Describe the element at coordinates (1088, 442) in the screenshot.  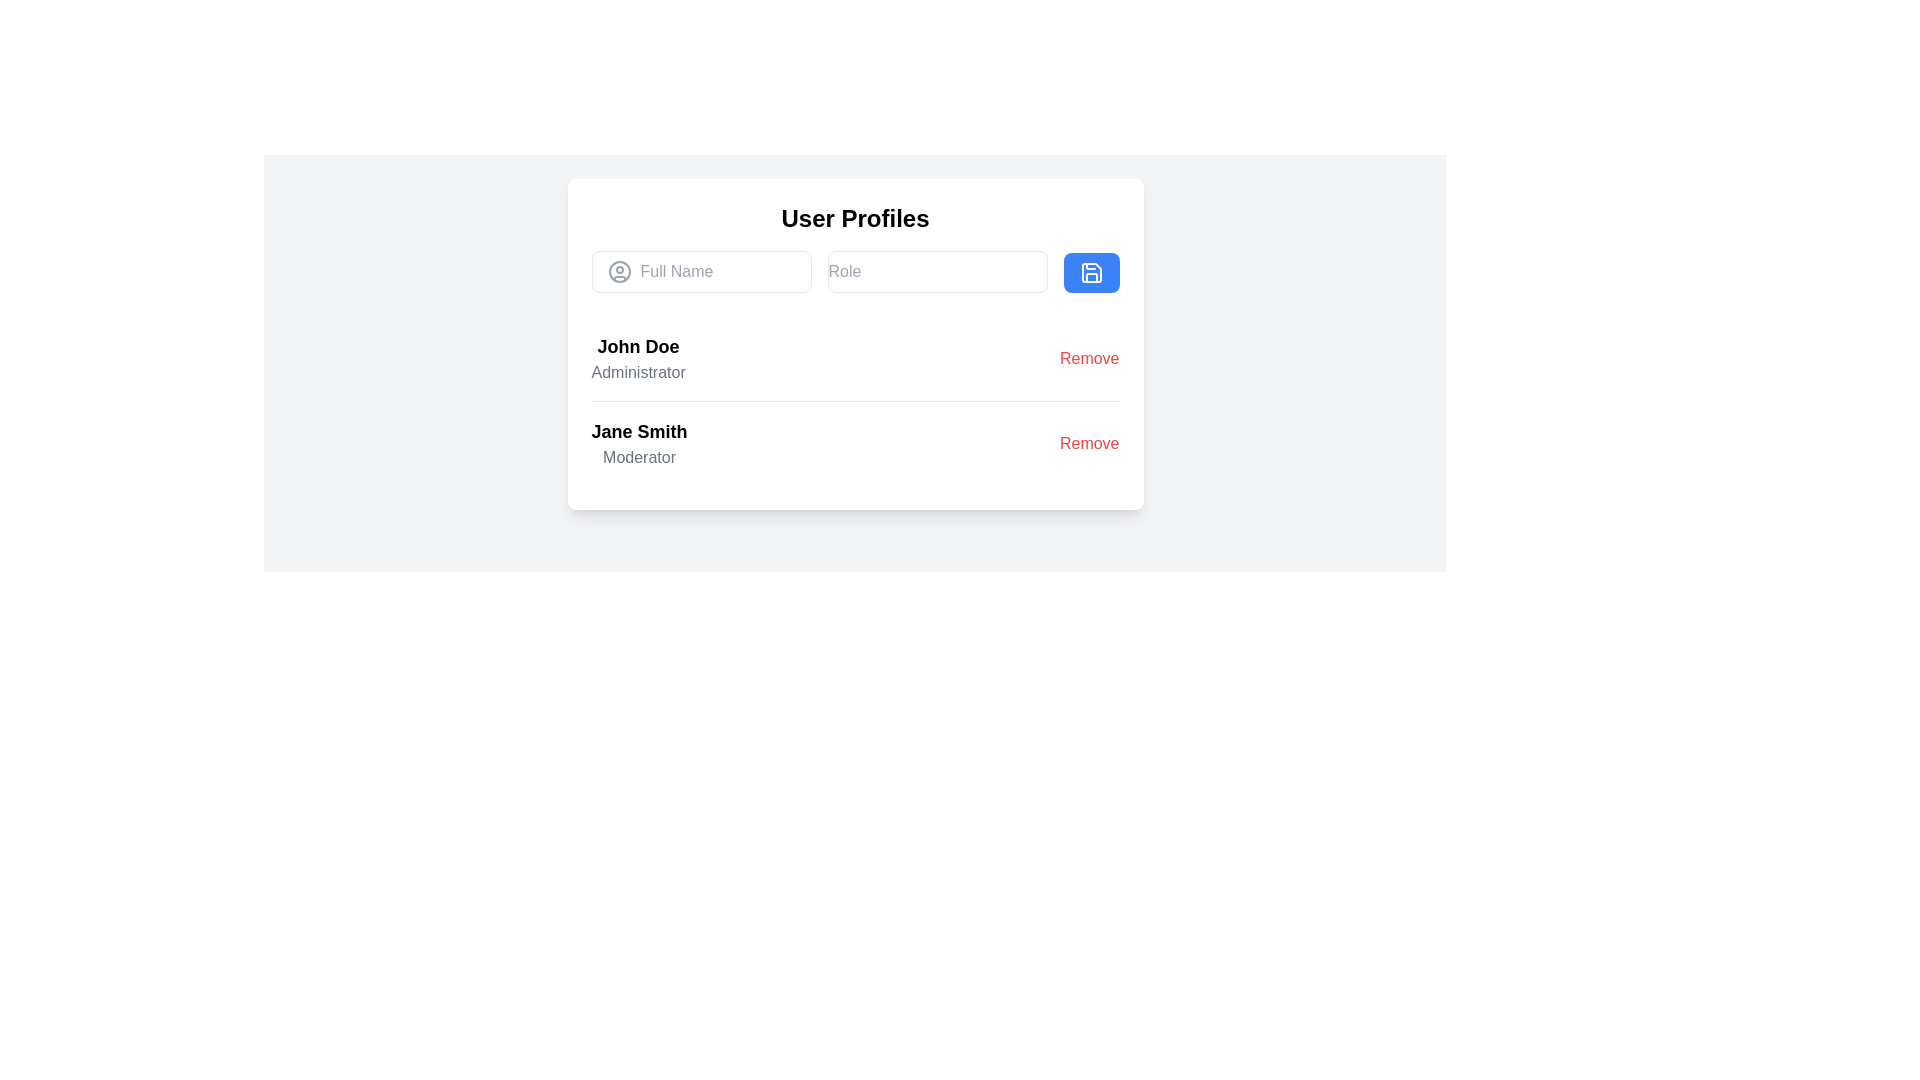
I see `the red-colored 'Remove' text link located at the far right of the user details row for 'Jane Smith' and 'Moderator'` at that location.